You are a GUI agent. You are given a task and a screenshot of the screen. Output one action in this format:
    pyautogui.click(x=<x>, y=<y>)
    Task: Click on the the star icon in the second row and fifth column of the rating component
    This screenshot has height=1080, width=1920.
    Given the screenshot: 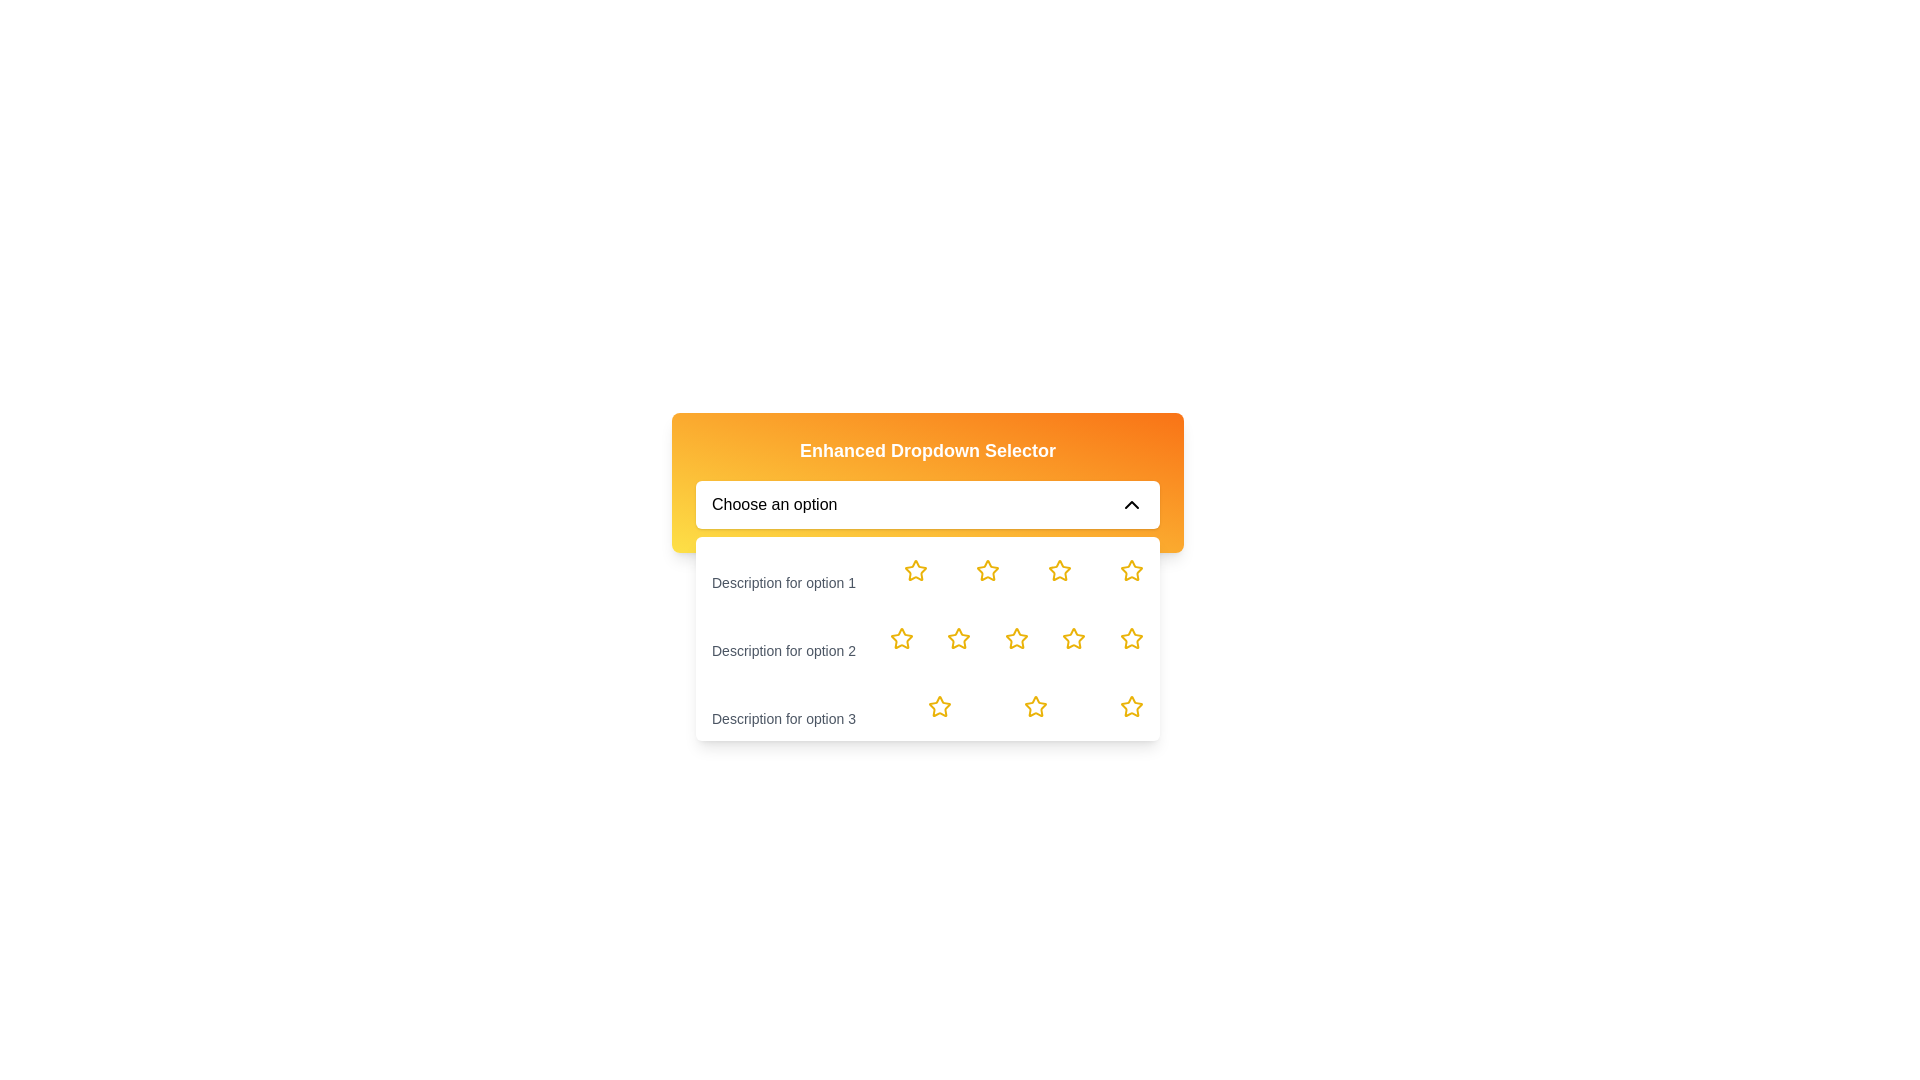 What is the action you would take?
    pyautogui.click(x=1132, y=638)
    